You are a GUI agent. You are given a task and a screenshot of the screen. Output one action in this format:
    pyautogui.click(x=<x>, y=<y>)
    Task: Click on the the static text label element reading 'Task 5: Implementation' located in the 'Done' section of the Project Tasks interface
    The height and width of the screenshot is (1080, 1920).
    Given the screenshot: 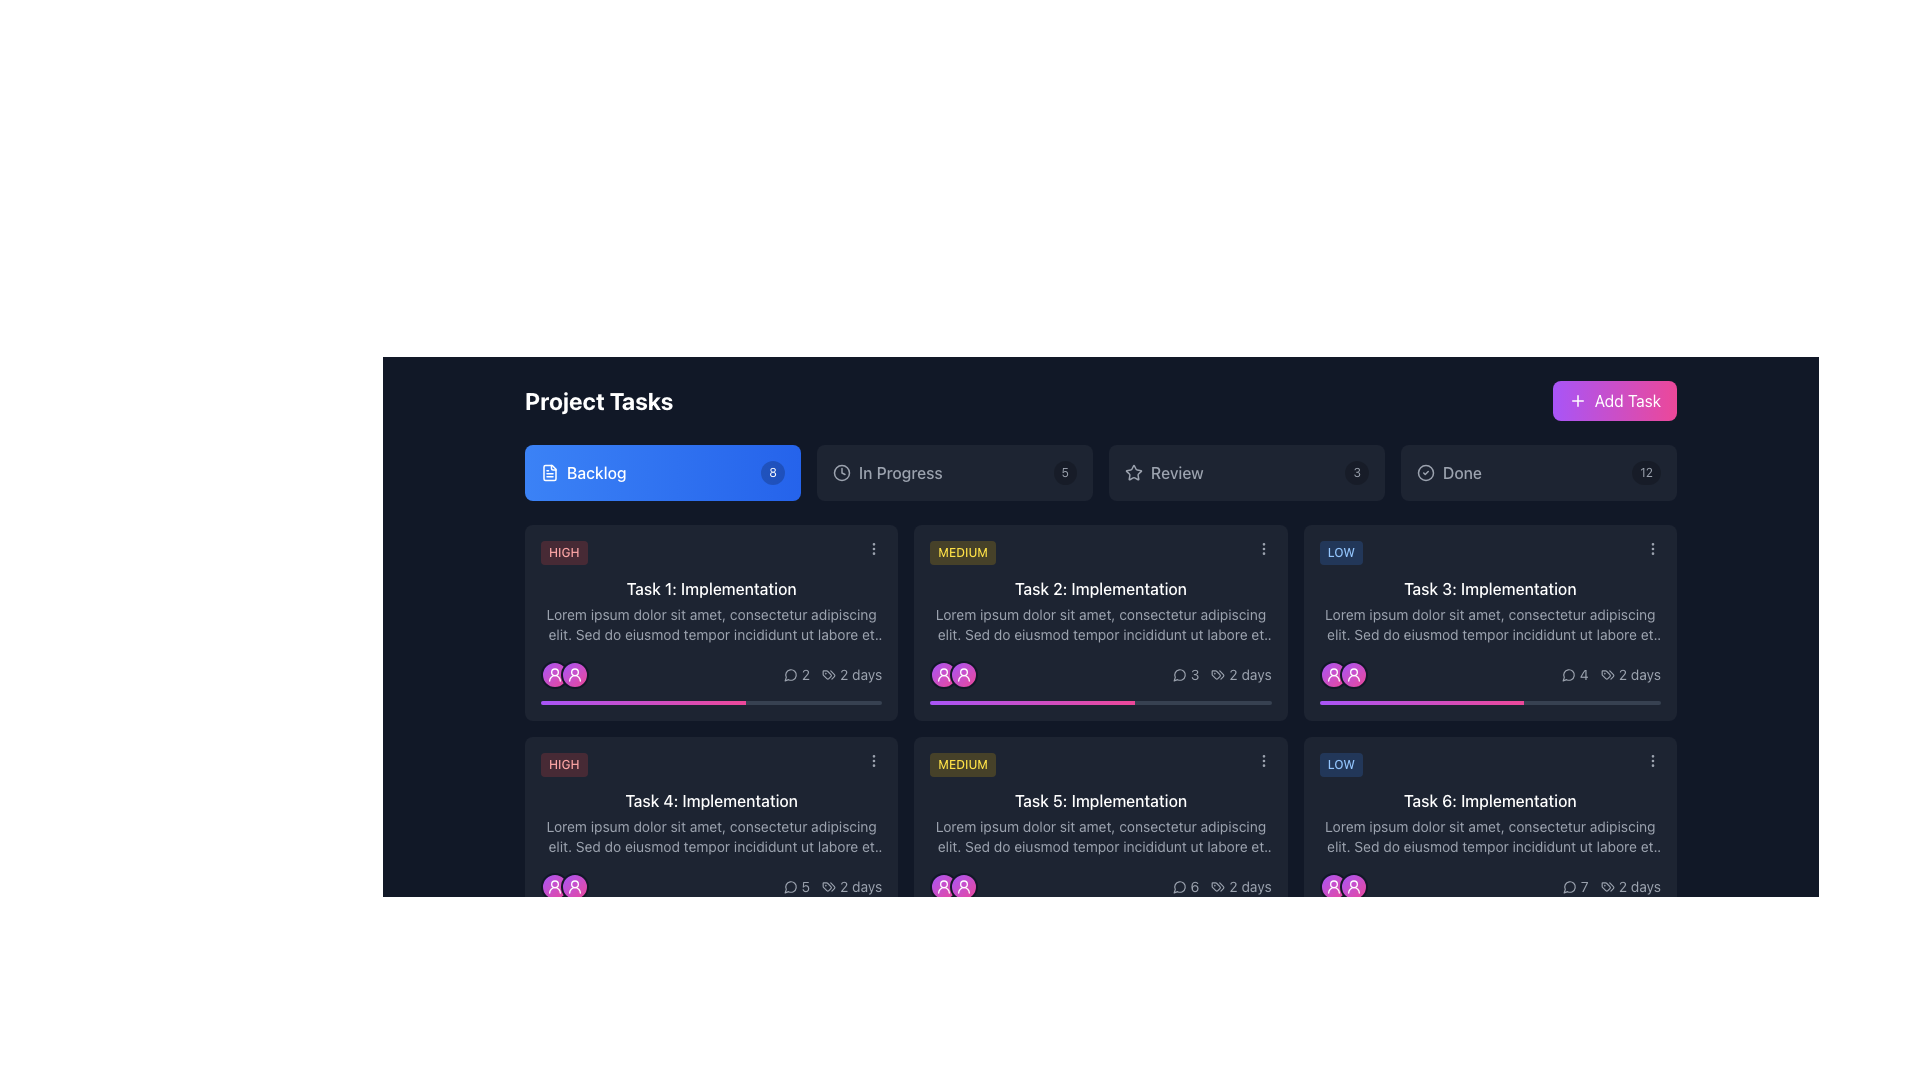 What is the action you would take?
    pyautogui.click(x=1099, y=800)
    